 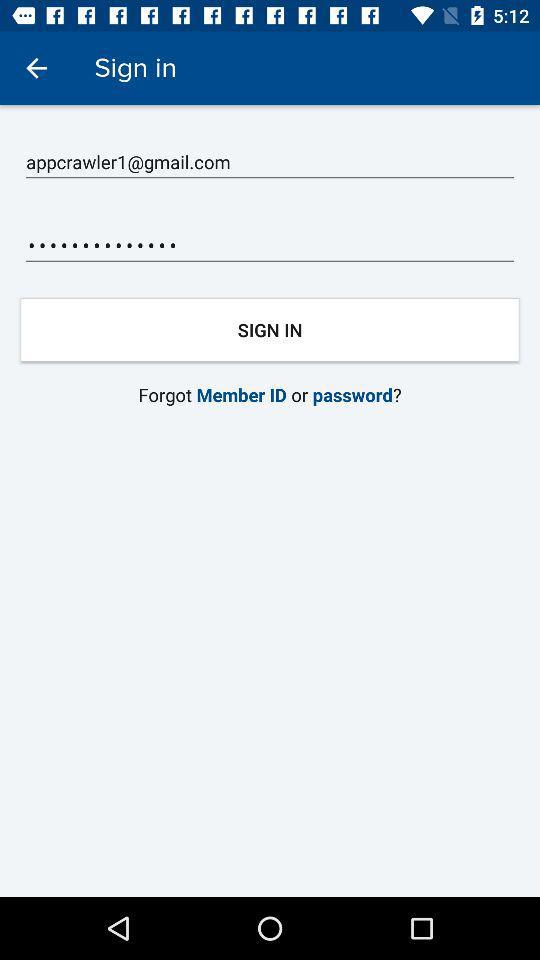 What do you see at coordinates (270, 393) in the screenshot?
I see `item below the sign in item` at bounding box center [270, 393].